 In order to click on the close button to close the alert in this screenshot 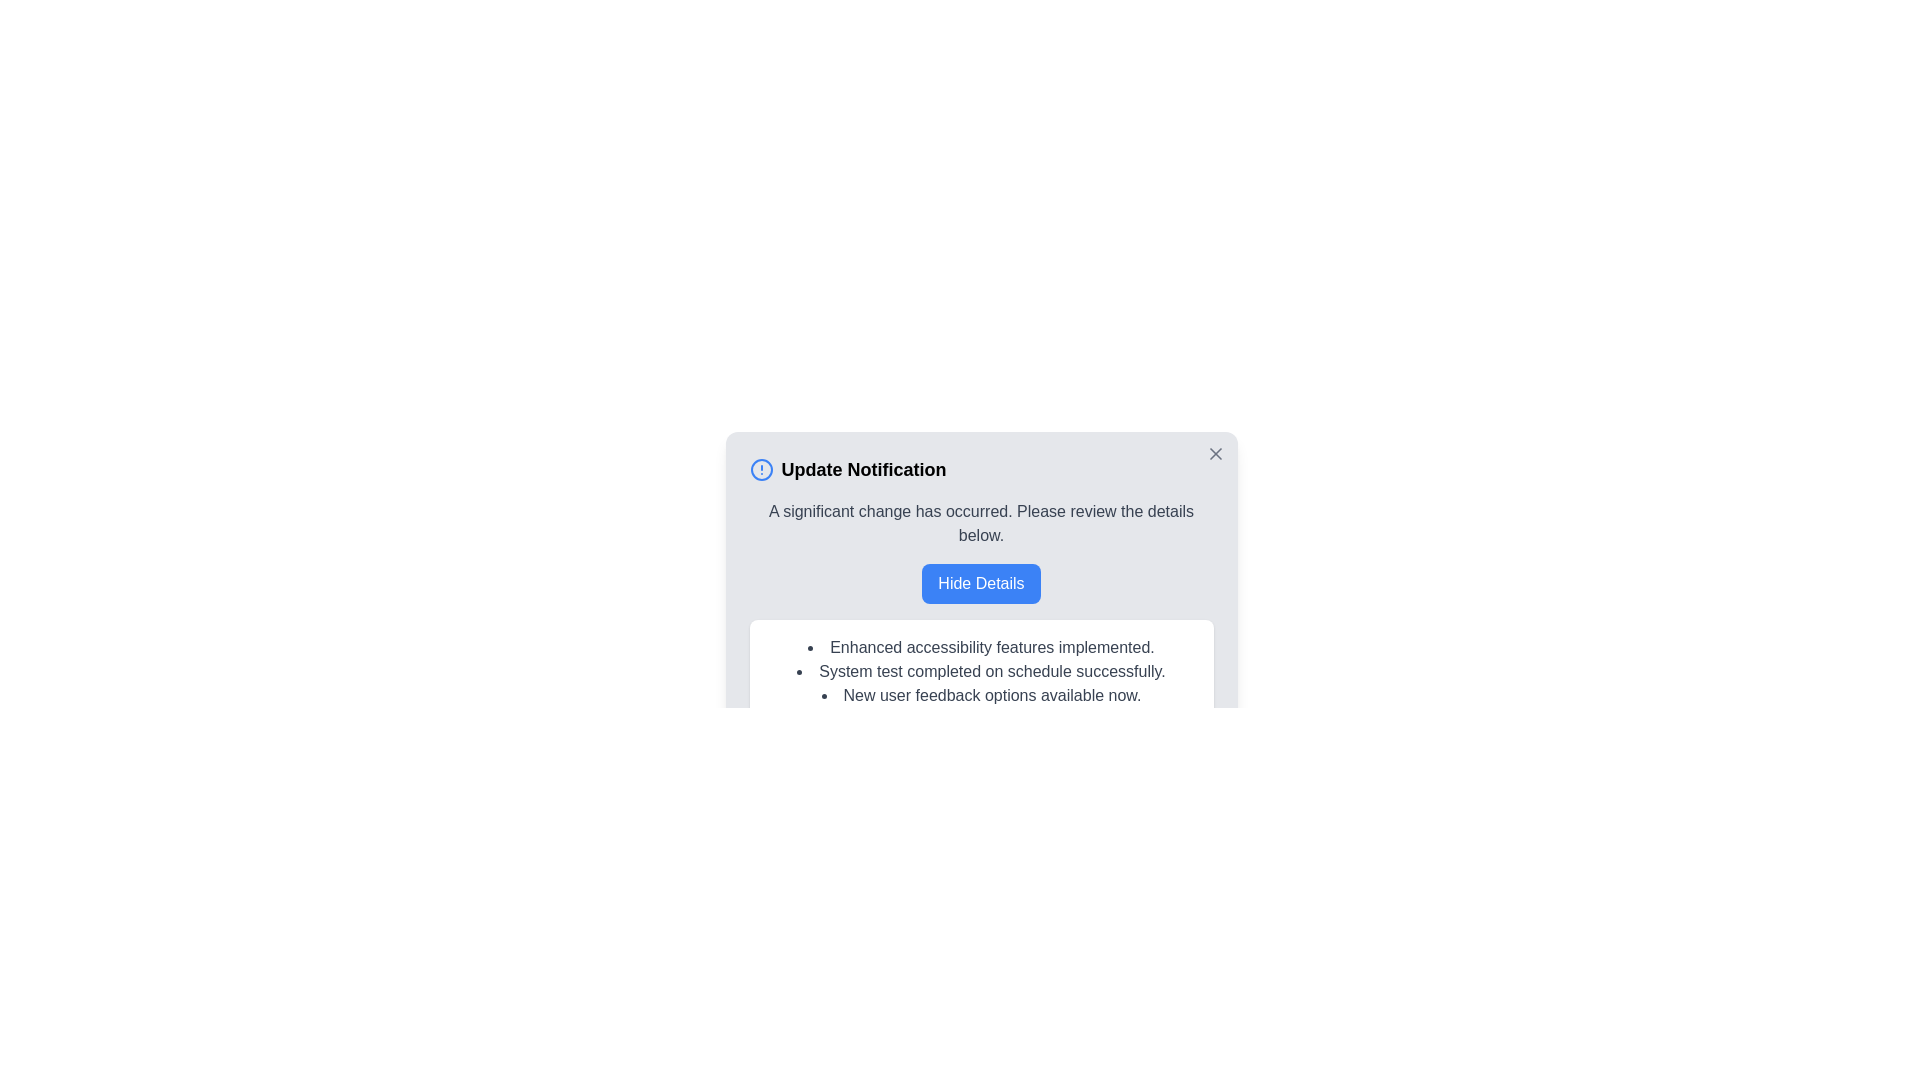, I will do `click(1214, 454)`.